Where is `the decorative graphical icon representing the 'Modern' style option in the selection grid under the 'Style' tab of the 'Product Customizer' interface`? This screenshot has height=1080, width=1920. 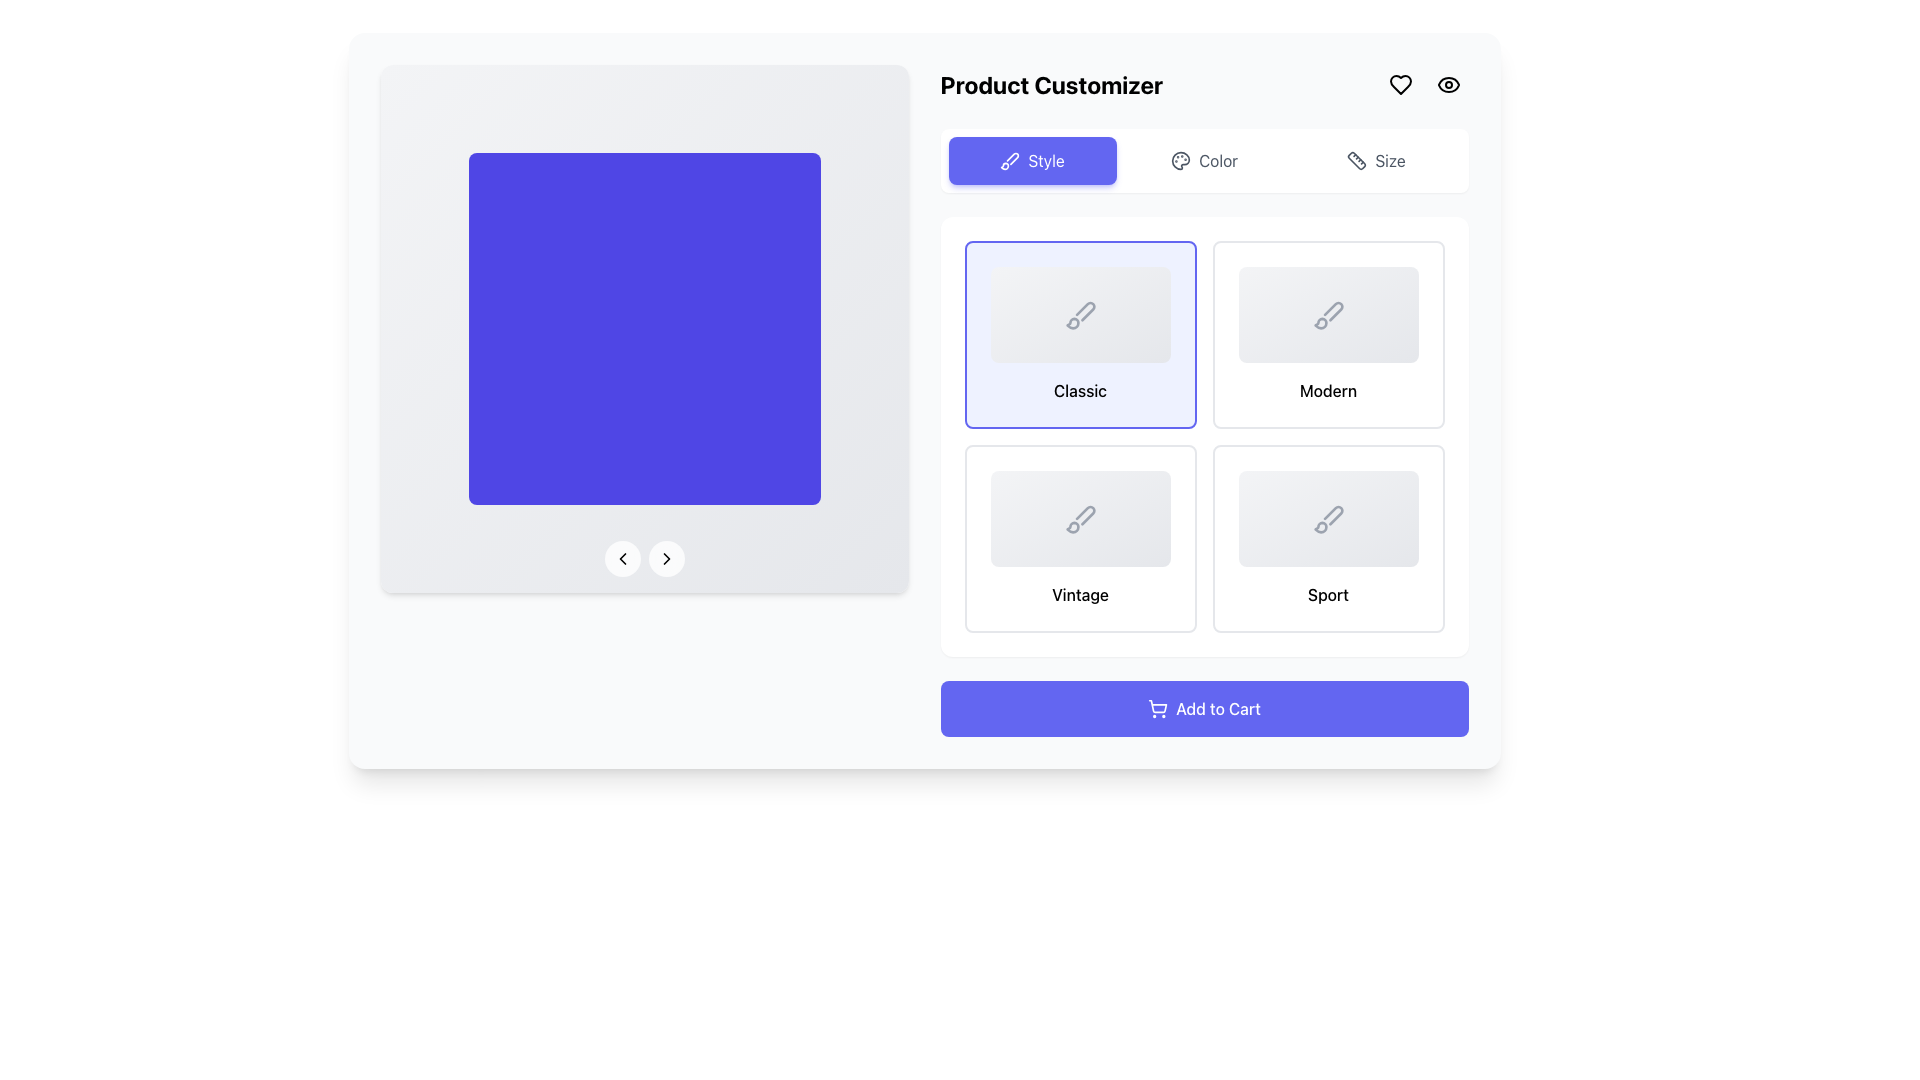
the decorative graphical icon representing the 'Modern' style option in the selection grid under the 'Style' tab of the 'Product Customizer' interface is located at coordinates (1333, 311).